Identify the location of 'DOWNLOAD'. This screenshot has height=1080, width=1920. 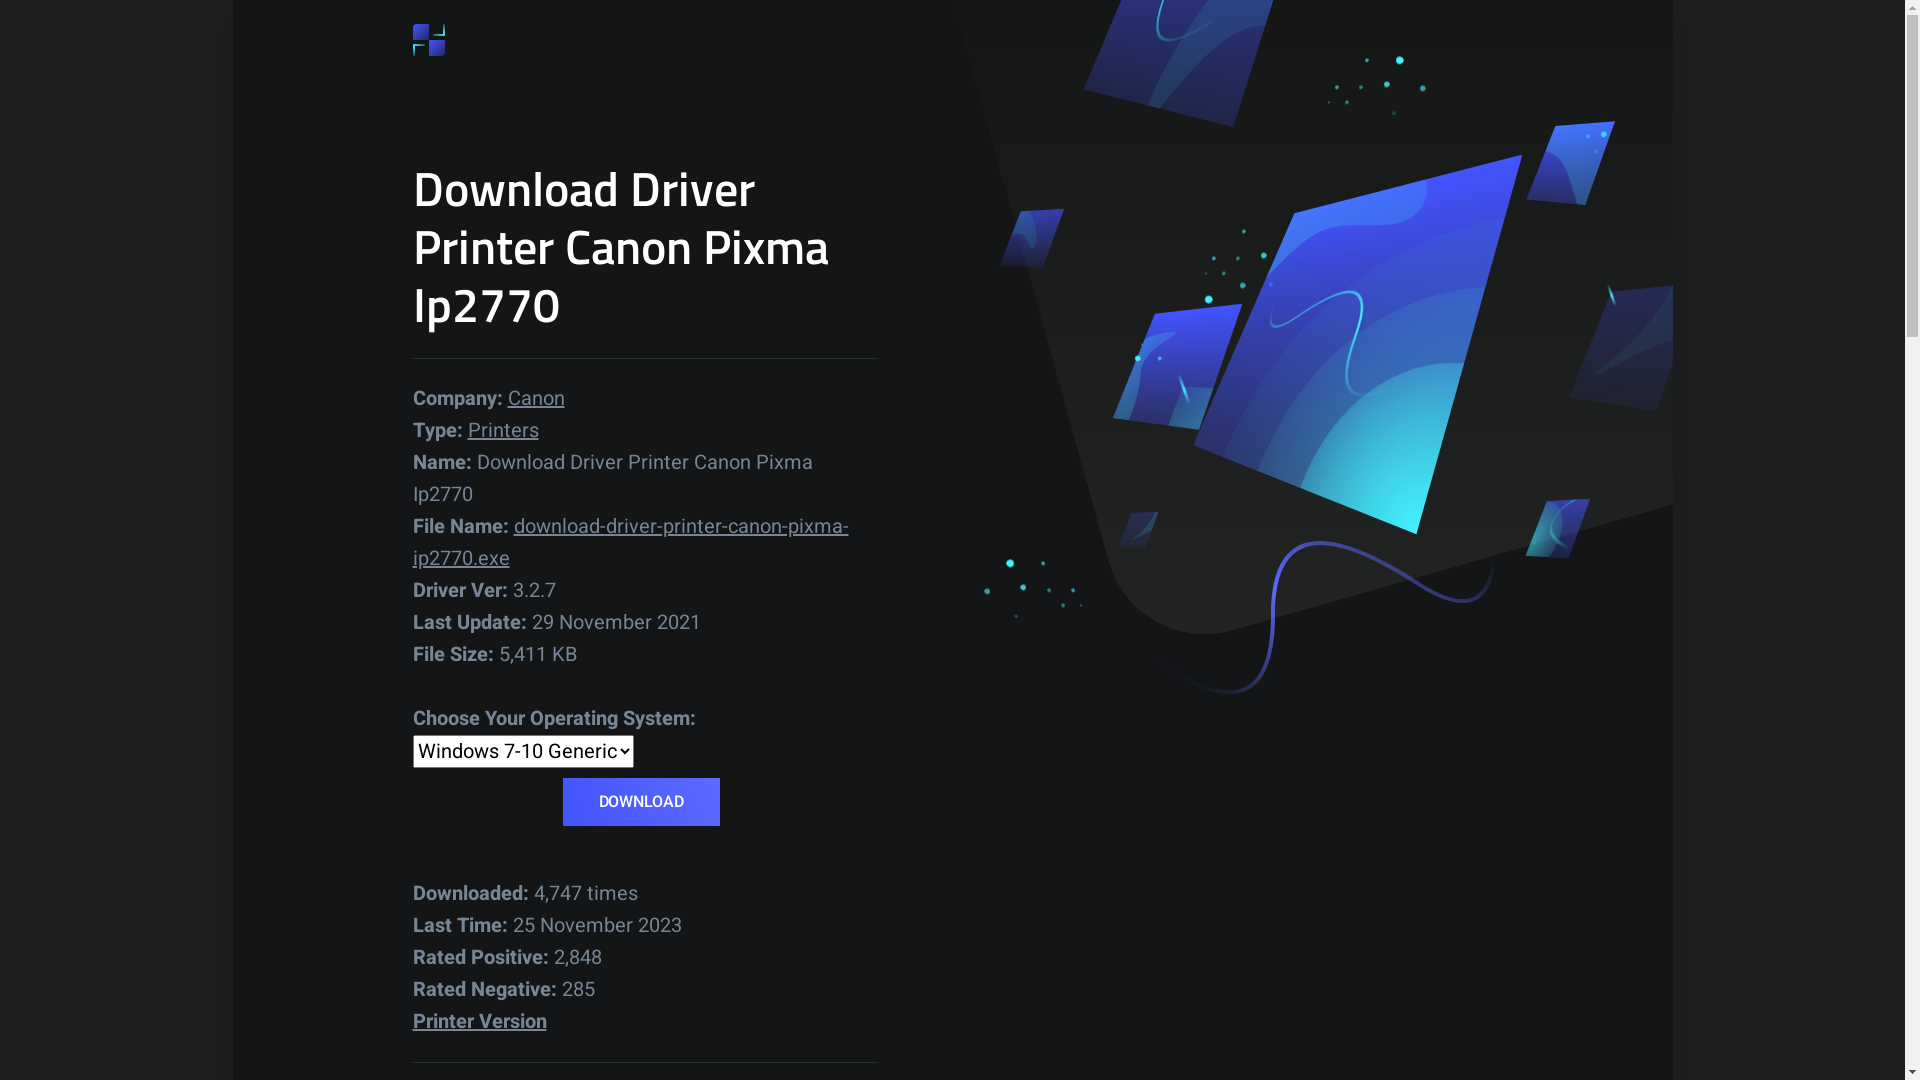
(640, 801).